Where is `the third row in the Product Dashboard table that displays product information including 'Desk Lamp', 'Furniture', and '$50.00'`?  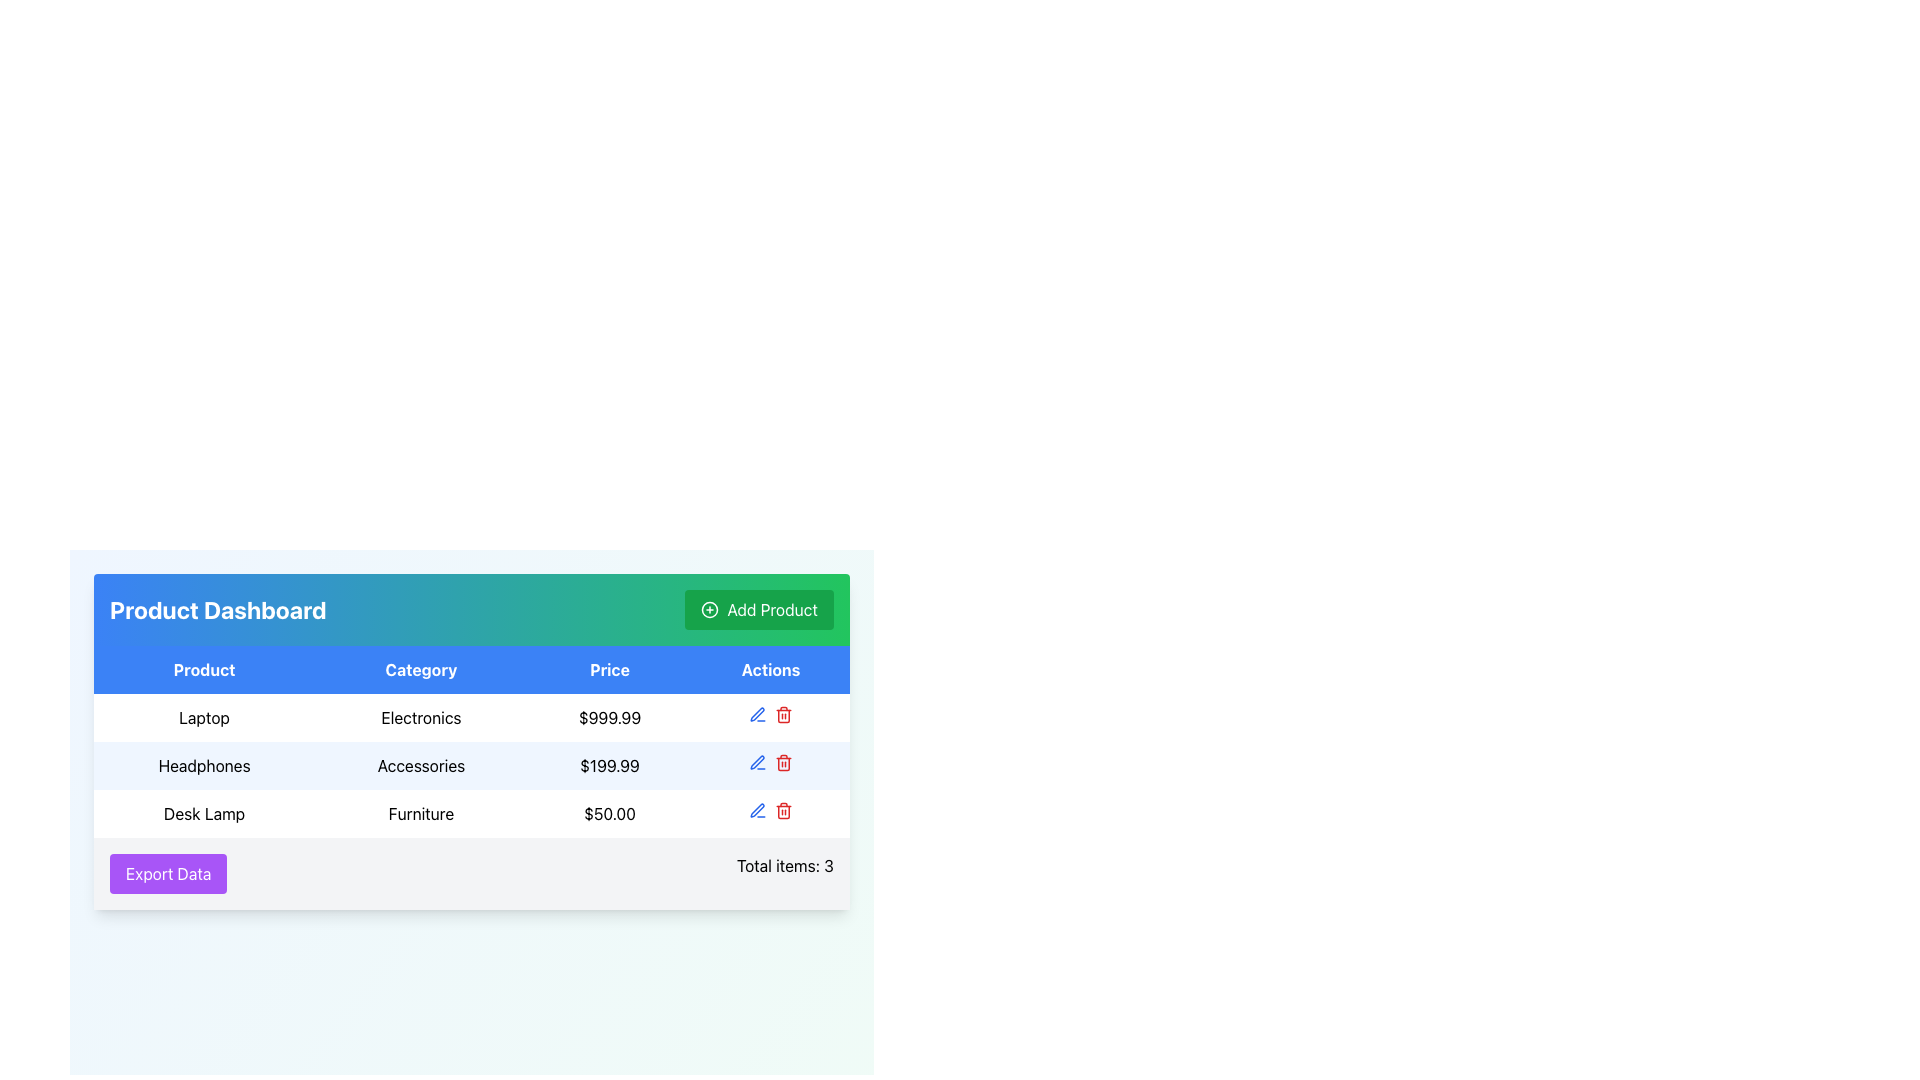
the third row in the Product Dashboard table that displays product information including 'Desk Lamp', 'Furniture', and '$50.00' is located at coordinates (470, 813).